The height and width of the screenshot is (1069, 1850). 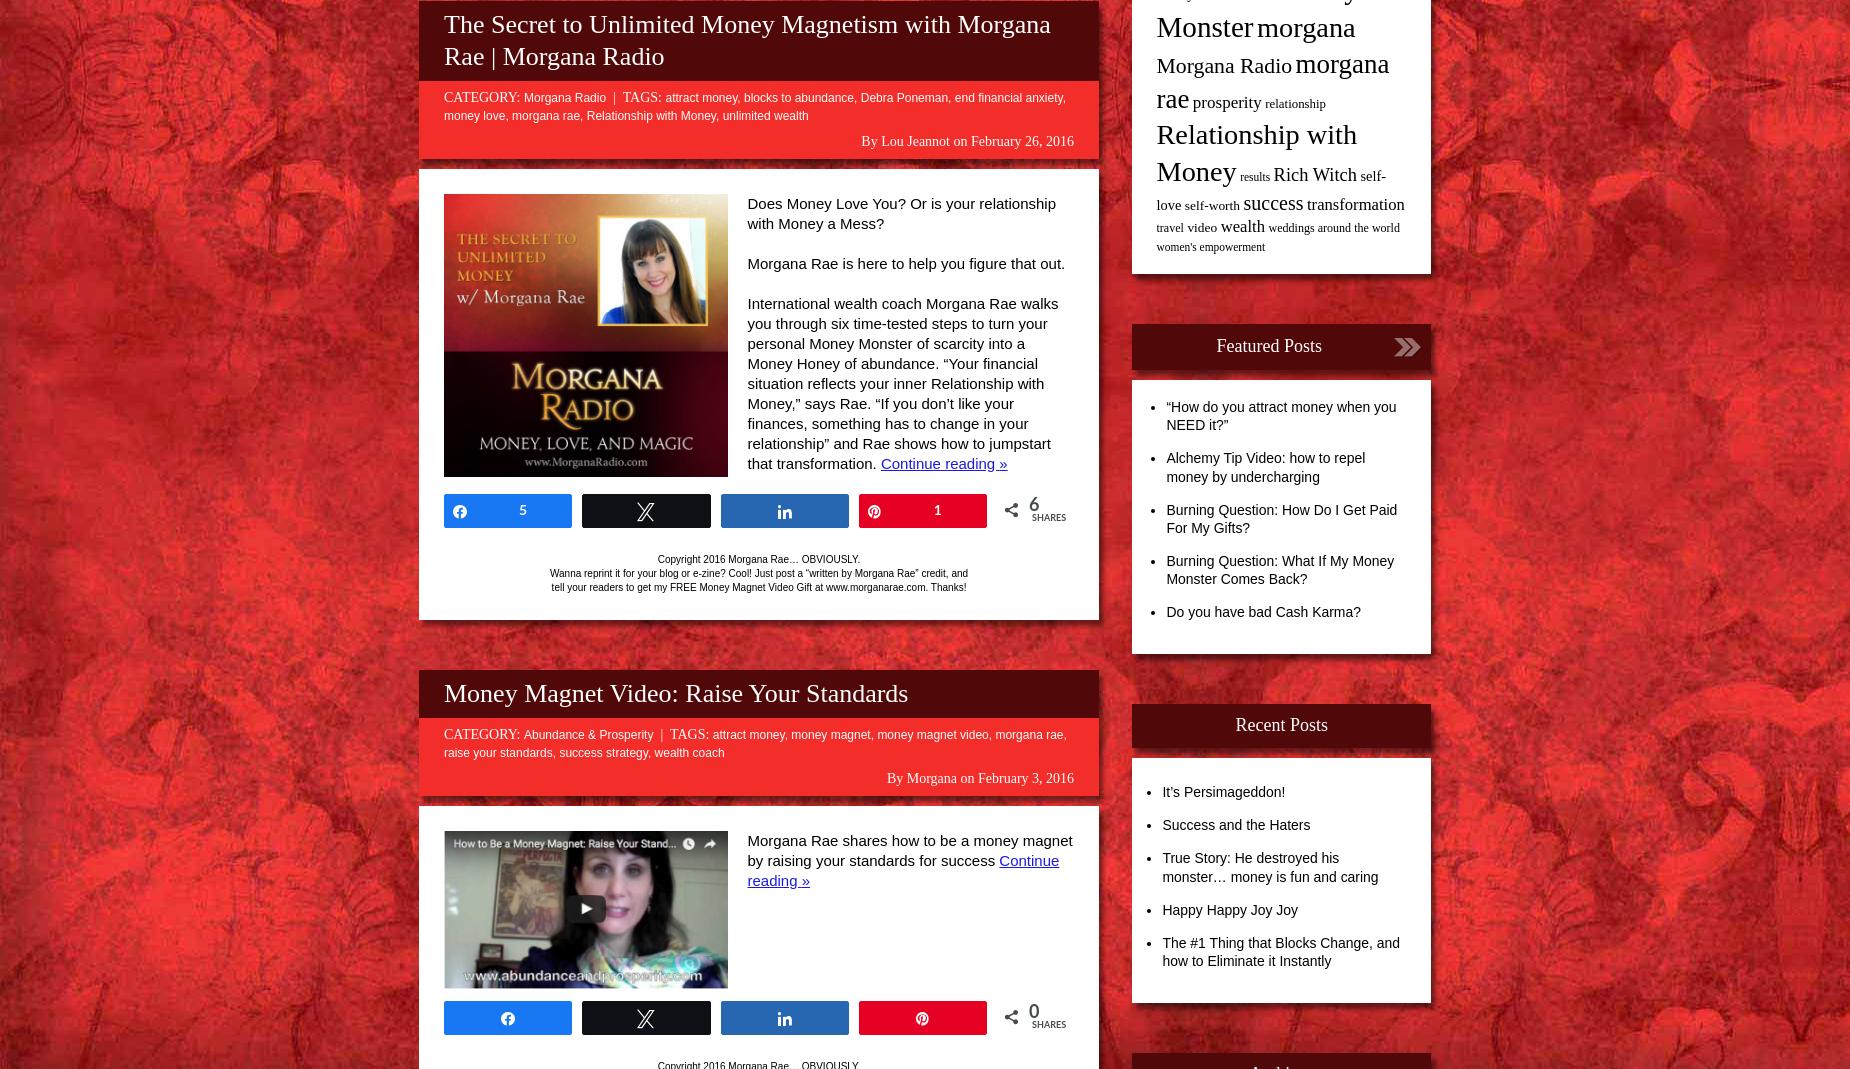 What do you see at coordinates (747, 38) in the screenshot?
I see `'The Secret to Unlimited Money Magnetism with Morgana Rae | Morgana Radio'` at bounding box center [747, 38].